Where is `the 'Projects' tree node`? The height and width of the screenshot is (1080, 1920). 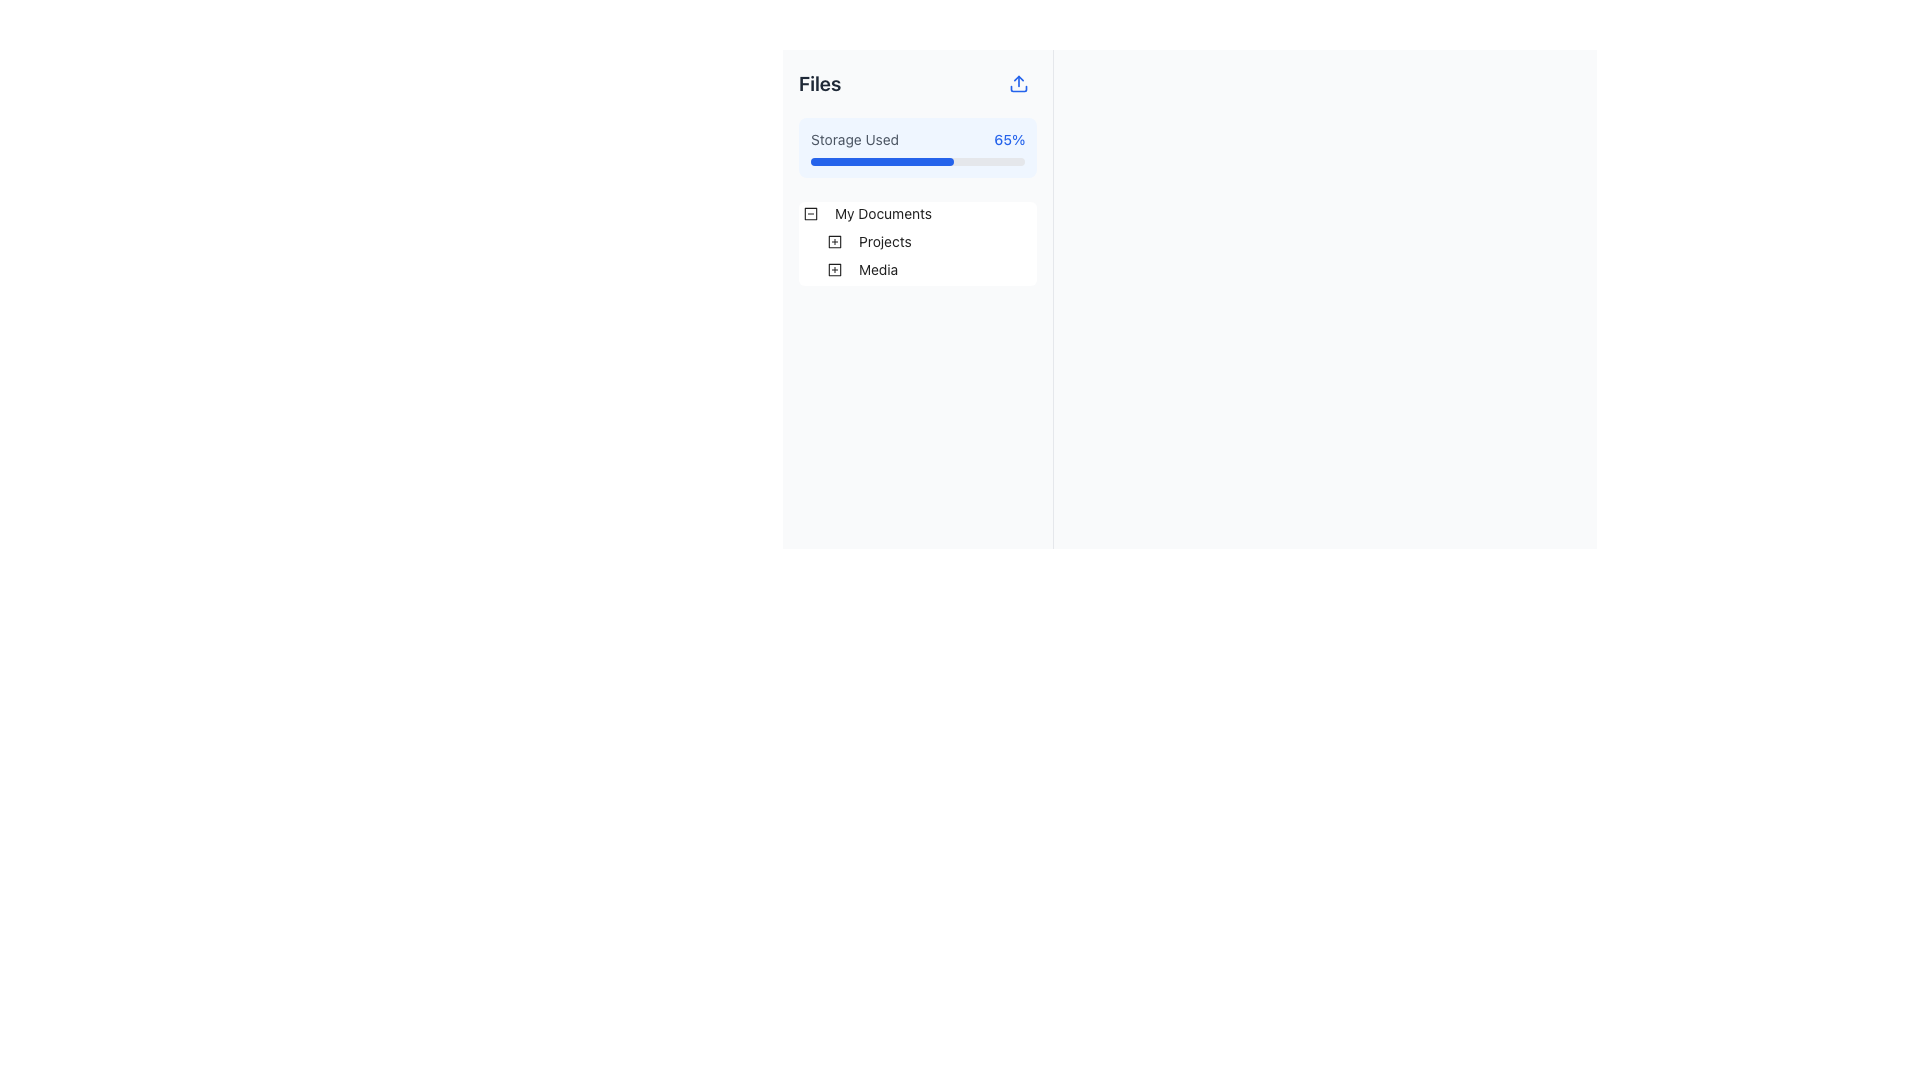
the 'Projects' tree node is located at coordinates (884, 241).